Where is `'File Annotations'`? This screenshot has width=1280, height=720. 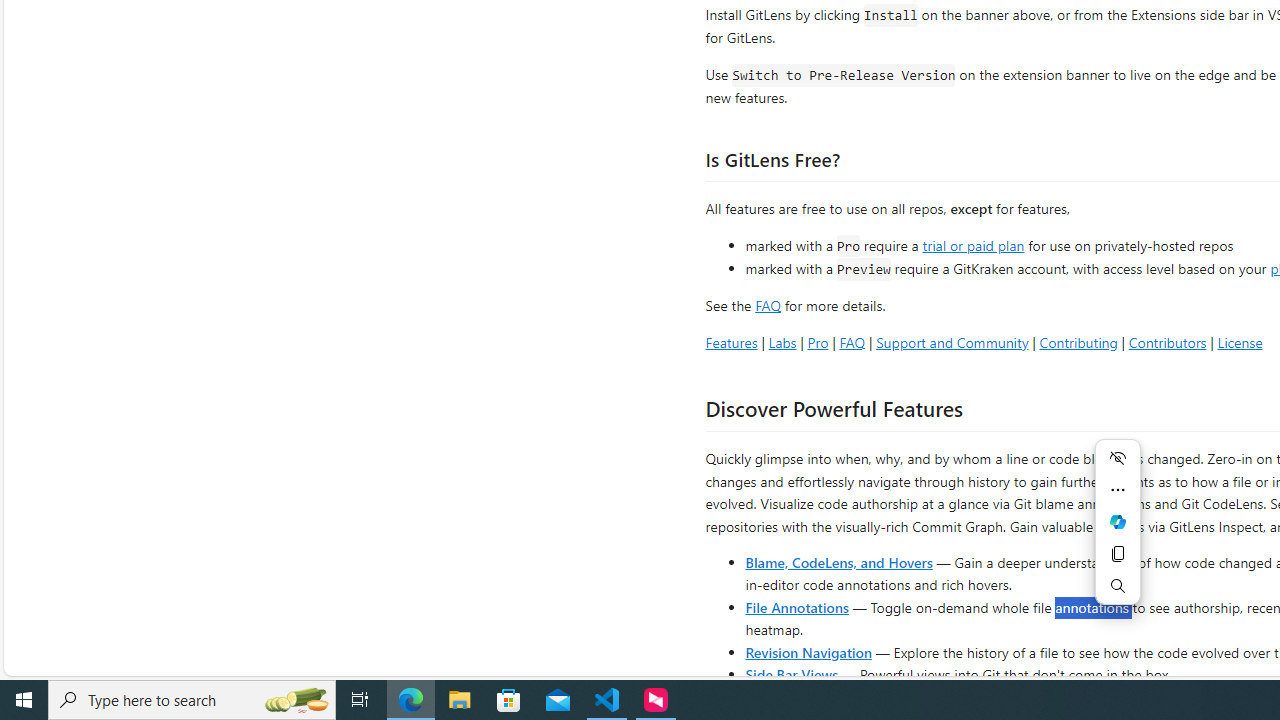 'File Annotations' is located at coordinates (795, 605).